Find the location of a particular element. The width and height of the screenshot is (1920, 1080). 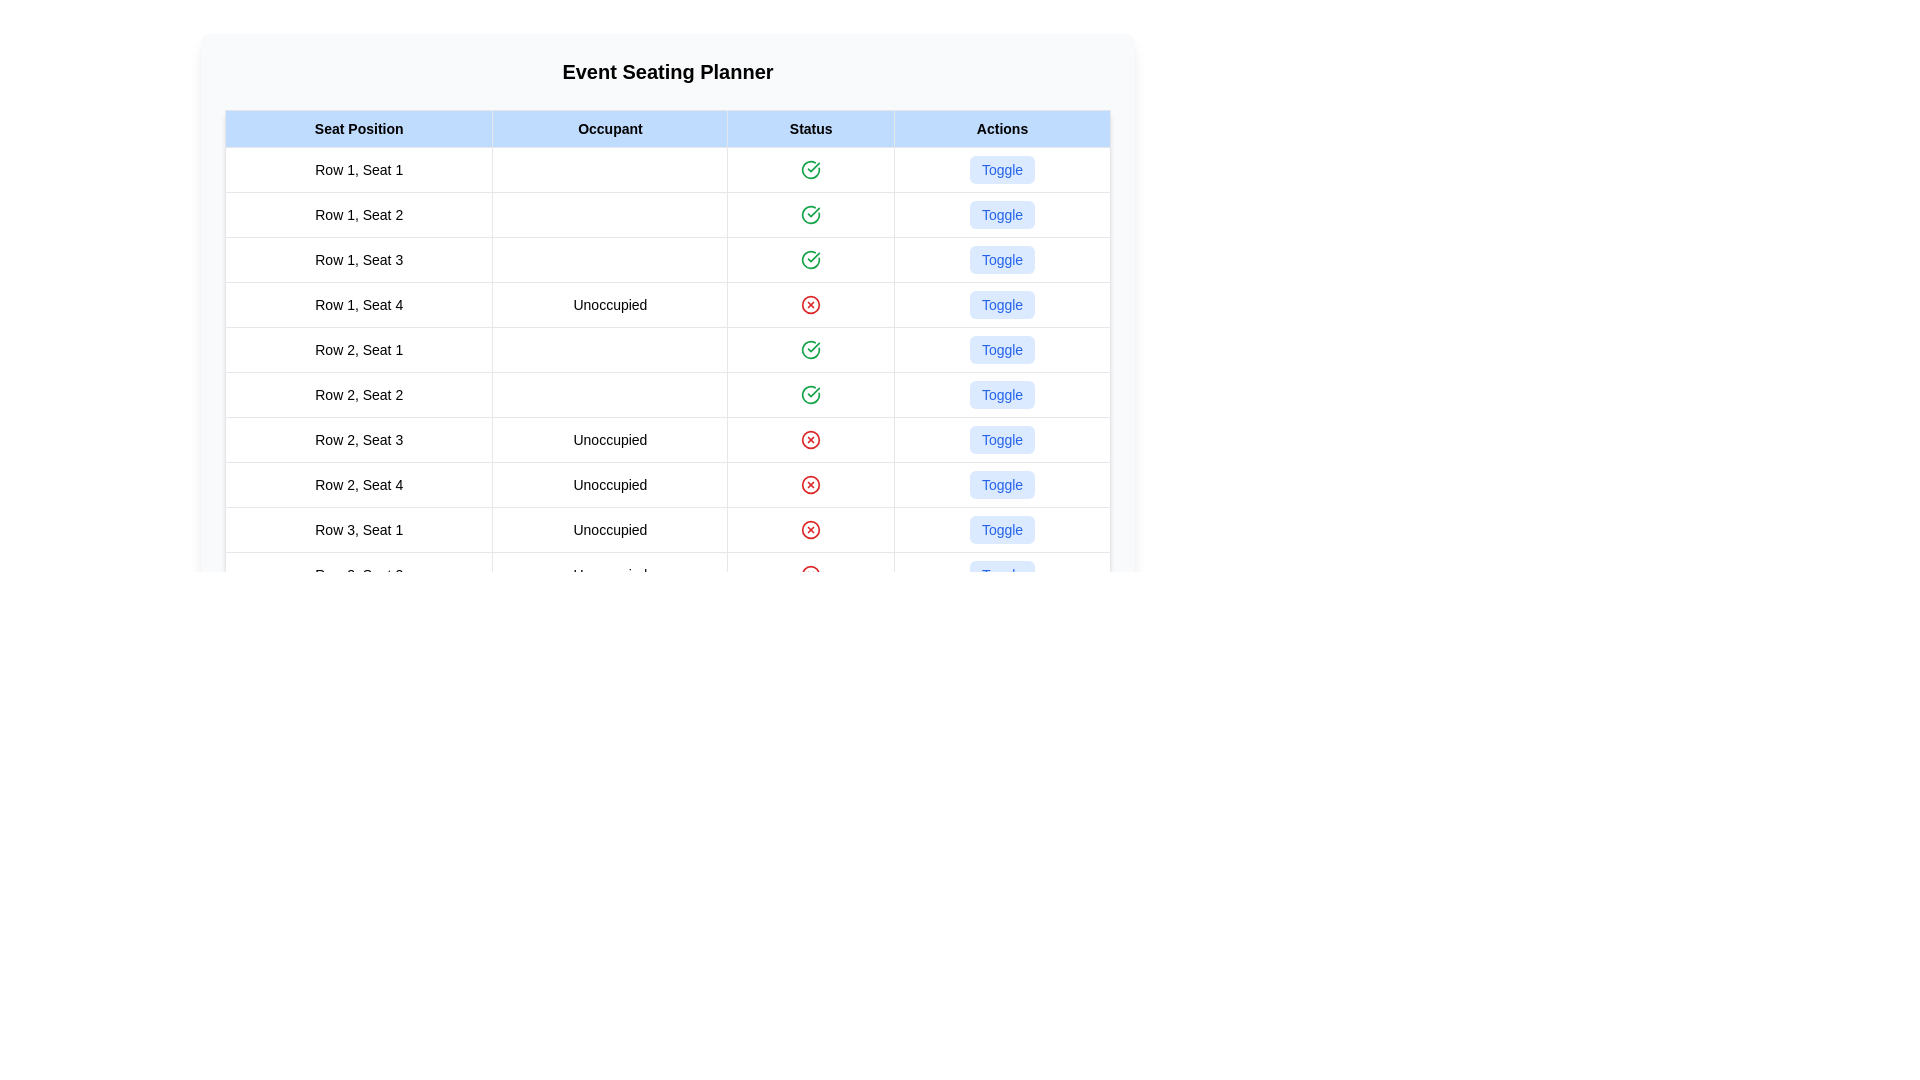

the button that toggles the state for 'Row 2, Seat 4' located in the last column under the 'Actions' header is located at coordinates (1002, 485).